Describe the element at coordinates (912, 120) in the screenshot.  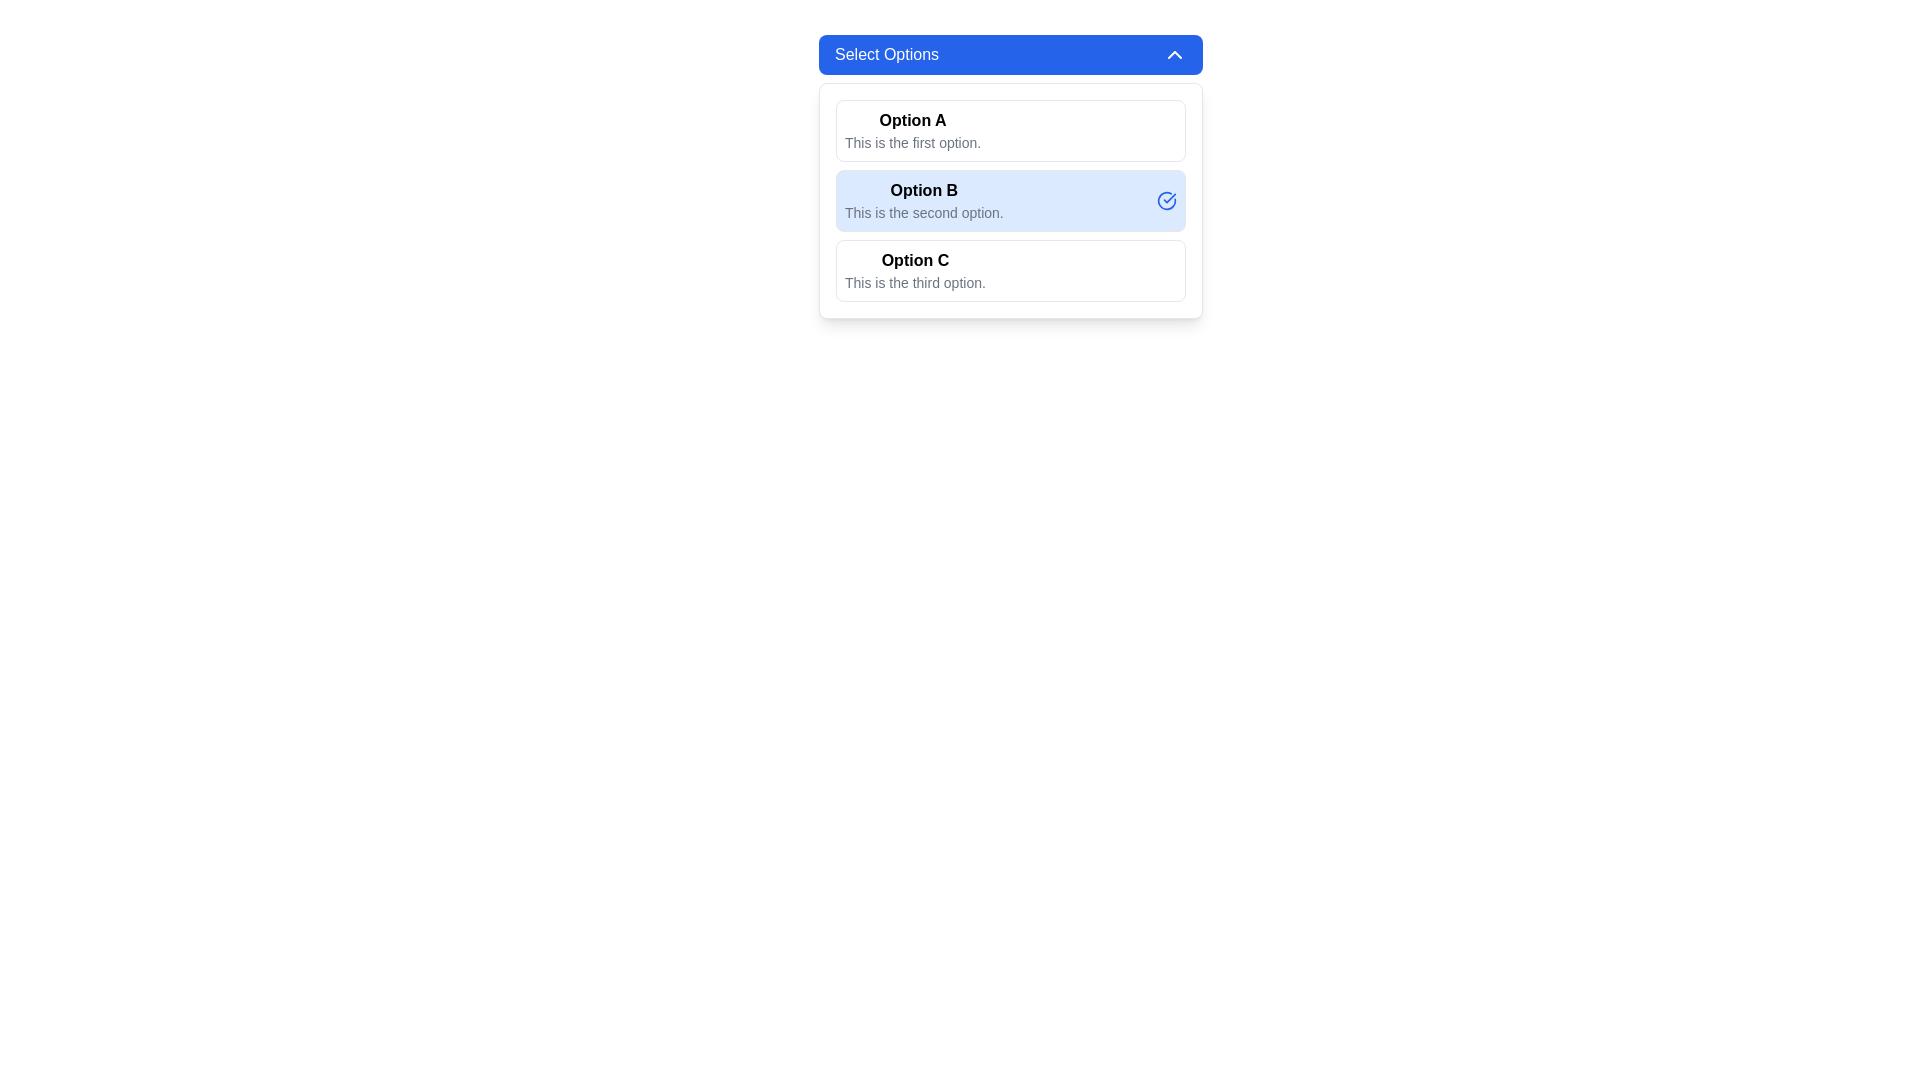
I see `the title label of the first option in the dropdown menu, which is located at the top section above the selectable options` at that location.